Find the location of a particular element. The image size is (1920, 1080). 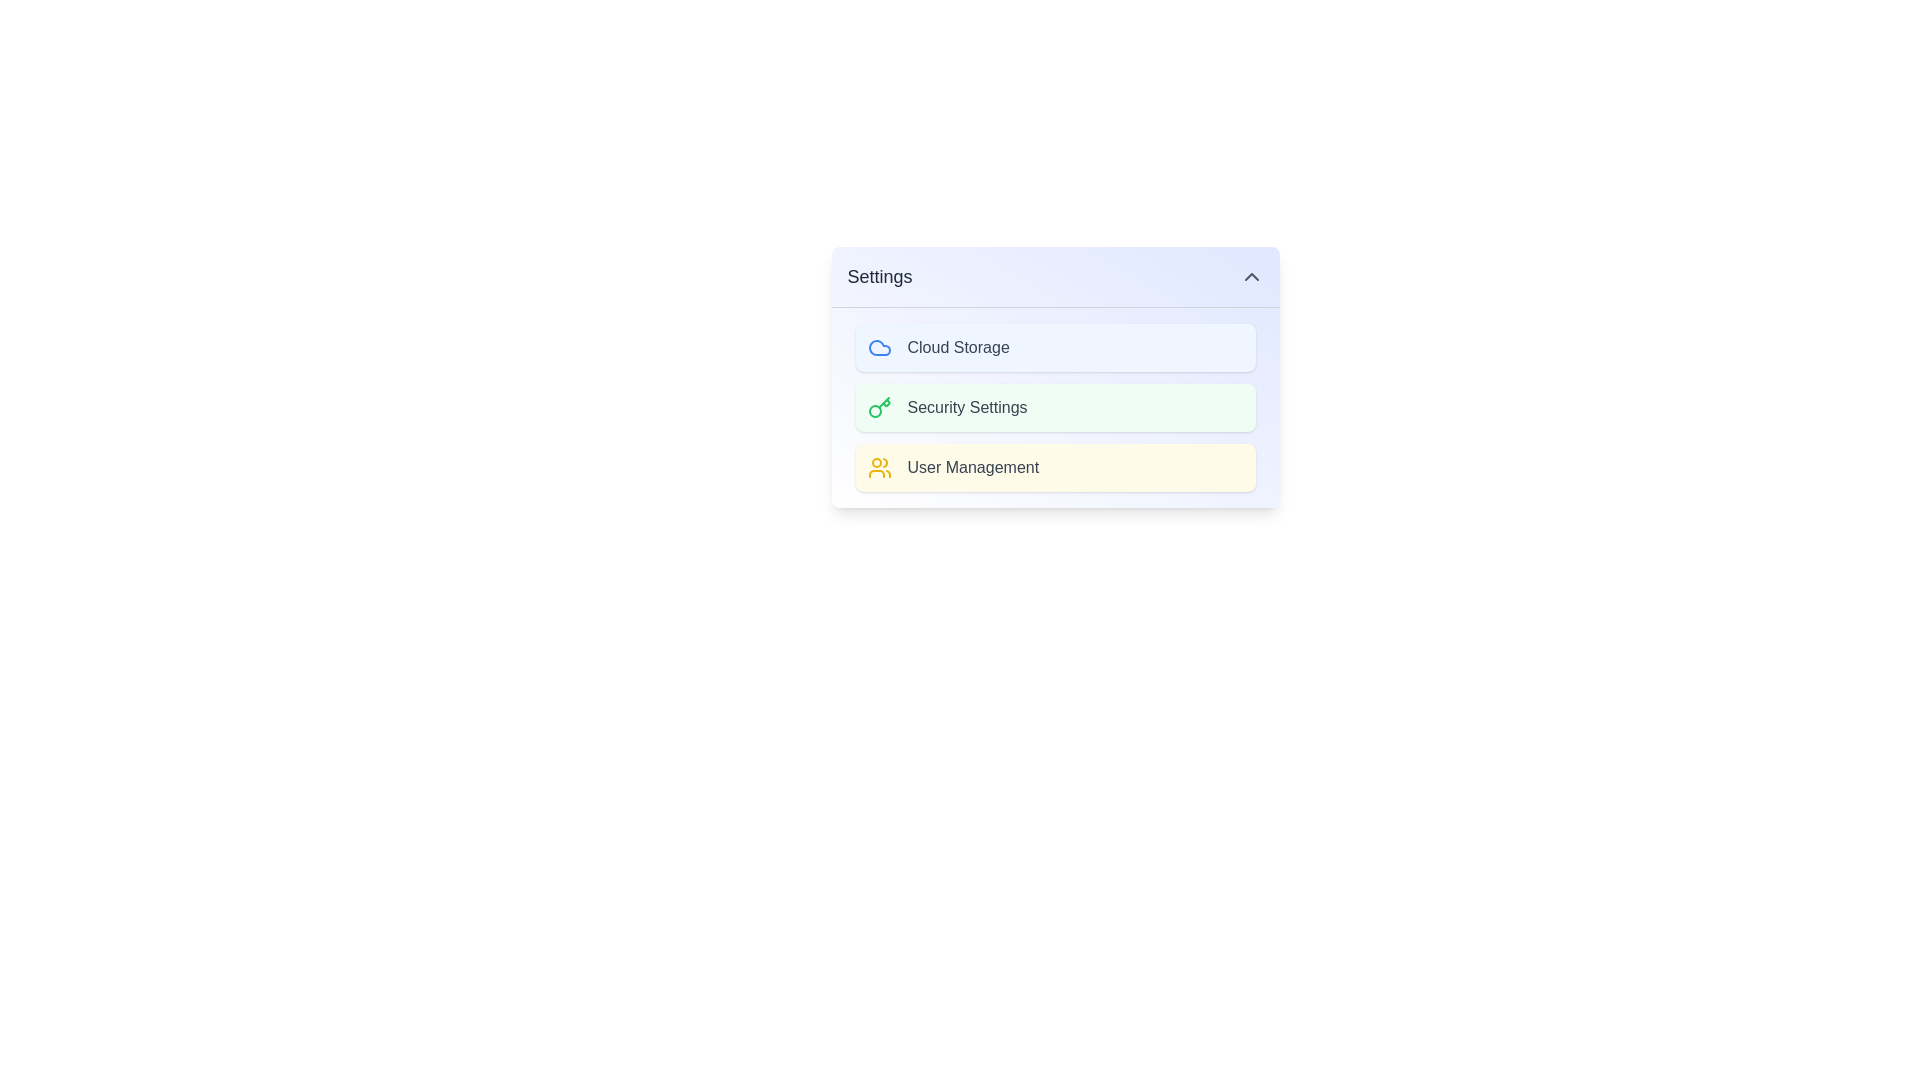

the toggle button located in the Settings section, aligned to the right side of the section header is located at coordinates (1250, 277).